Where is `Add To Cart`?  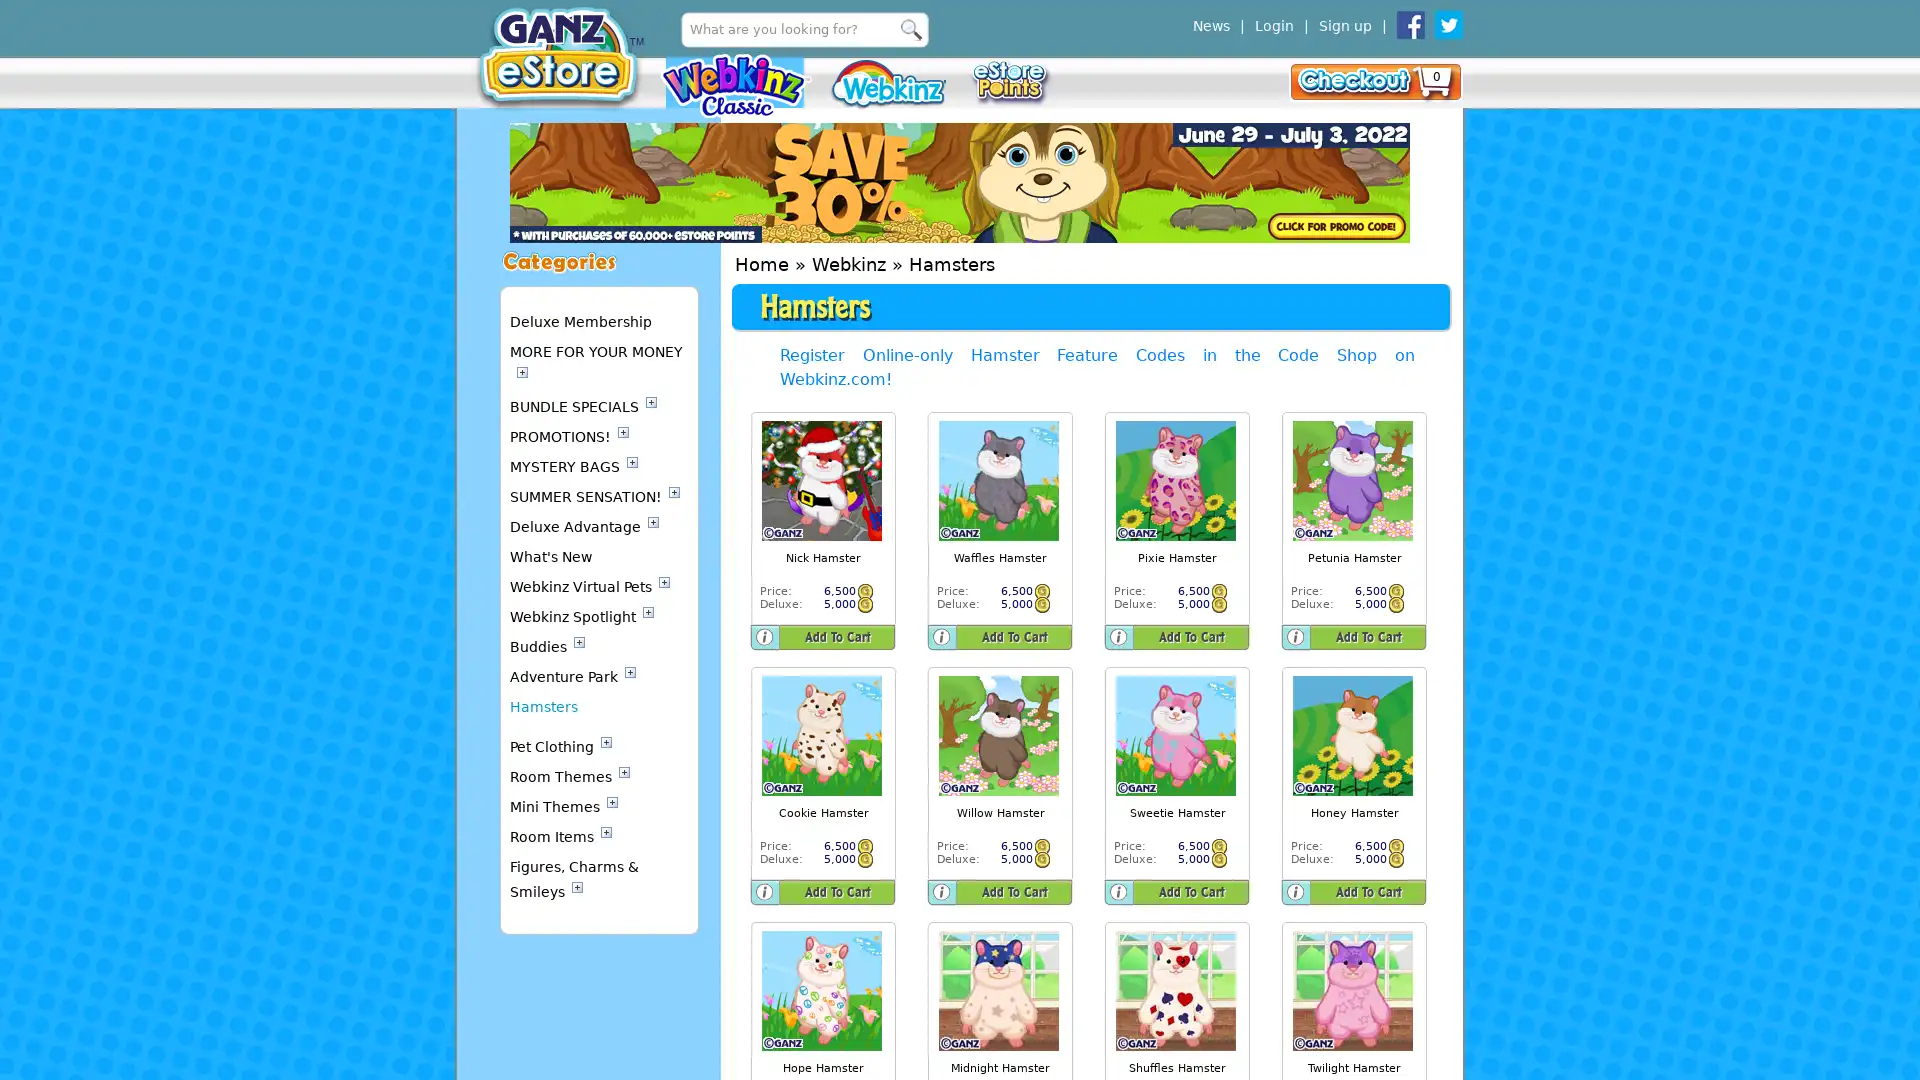
Add To Cart is located at coordinates (1367, 890).